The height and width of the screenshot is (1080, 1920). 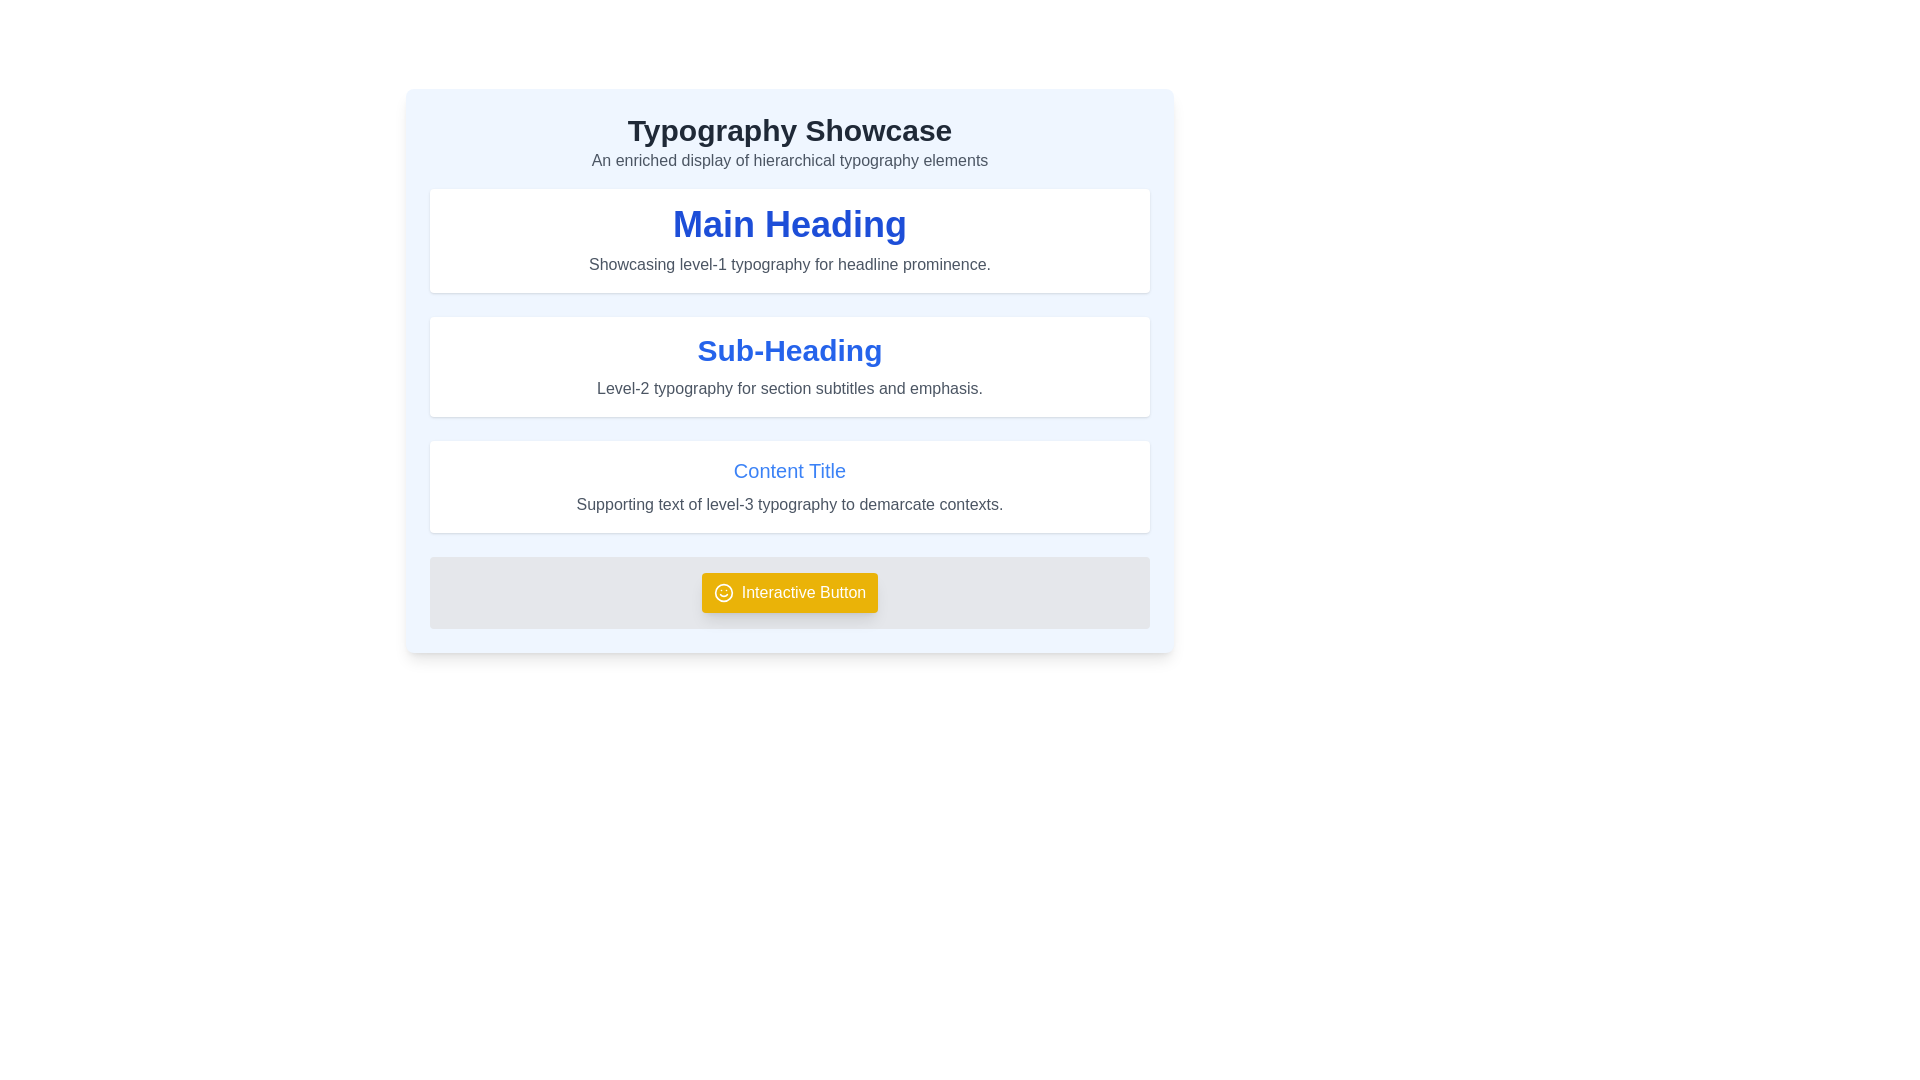 I want to click on the interactive button located at the bottom of the vertically aligned list of components under the 'Content Title' section, so click(x=789, y=592).